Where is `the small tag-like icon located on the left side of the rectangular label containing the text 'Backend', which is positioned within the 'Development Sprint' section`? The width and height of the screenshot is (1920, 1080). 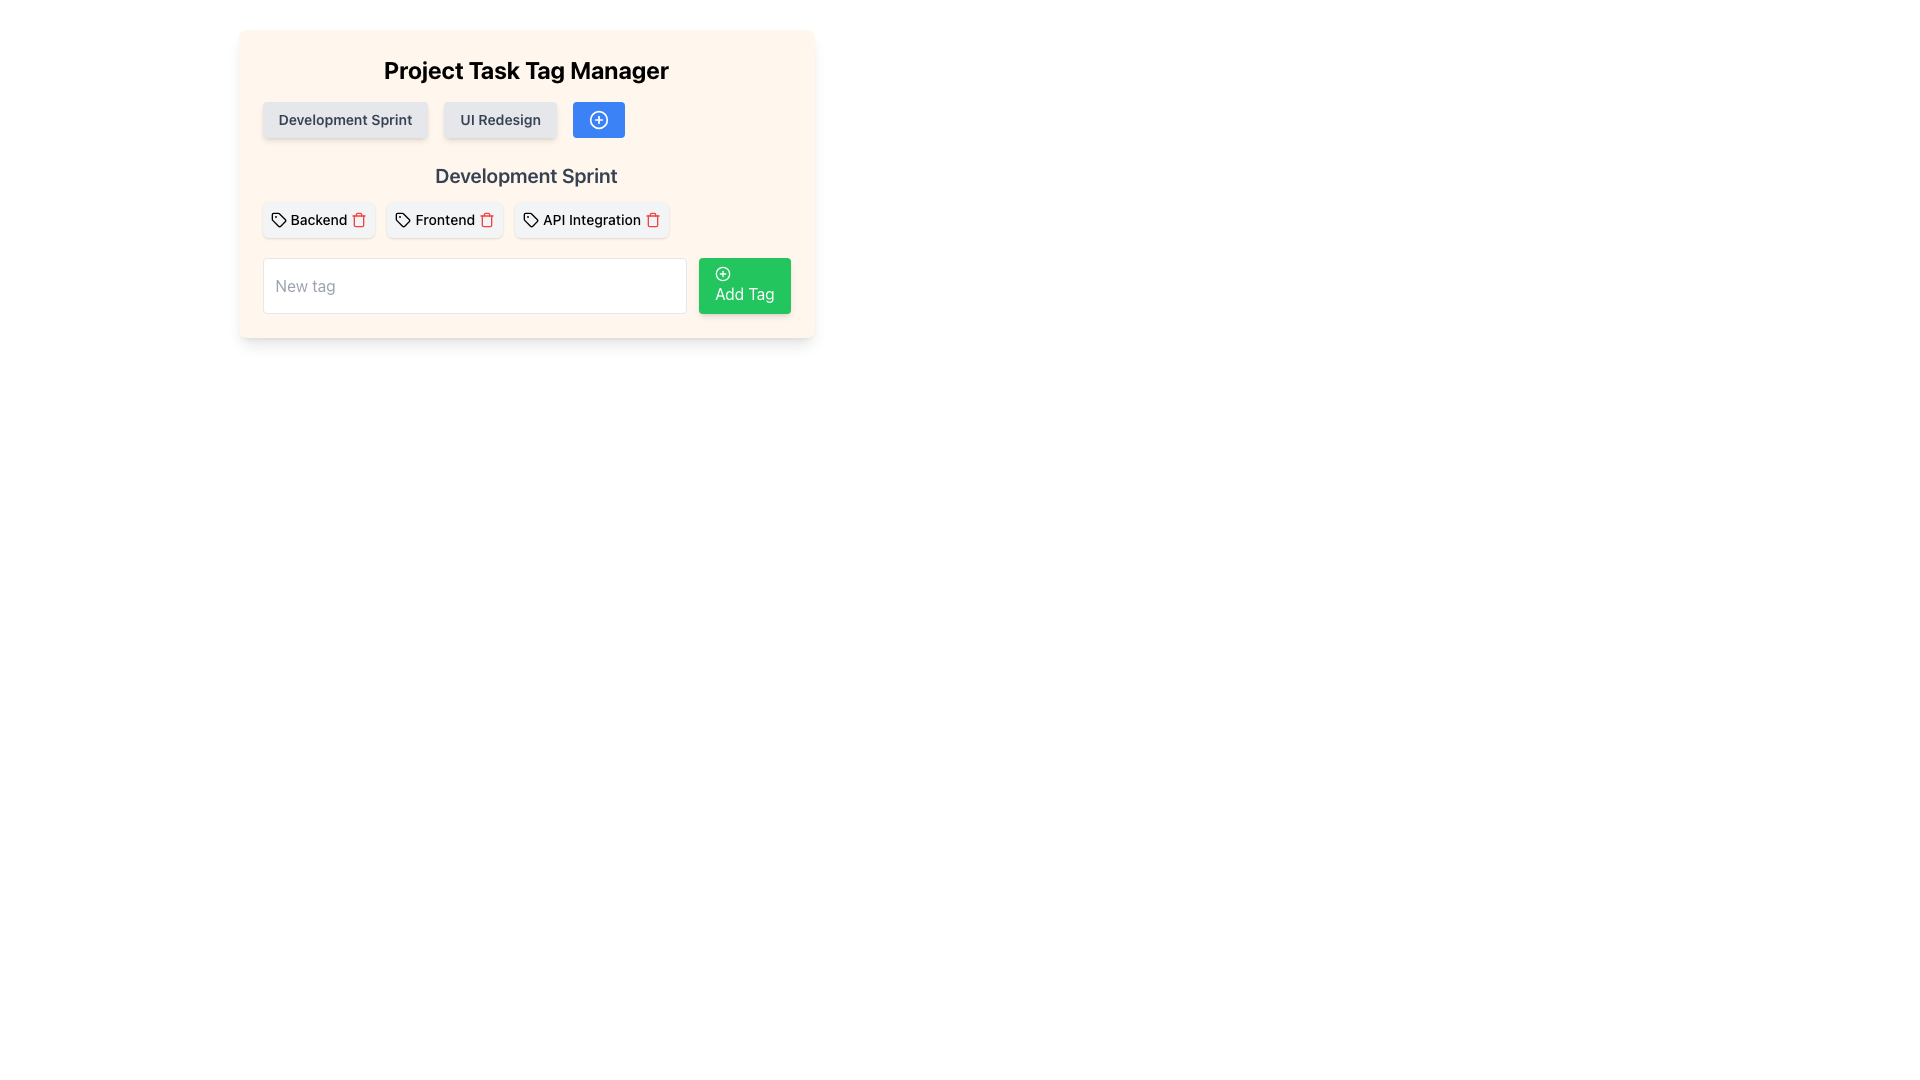
the small tag-like icon located on the left side of the rectangular label containing the text 'Backend', which is positioned within the 'Development Sprint' section is located at coordinates (277, 219).